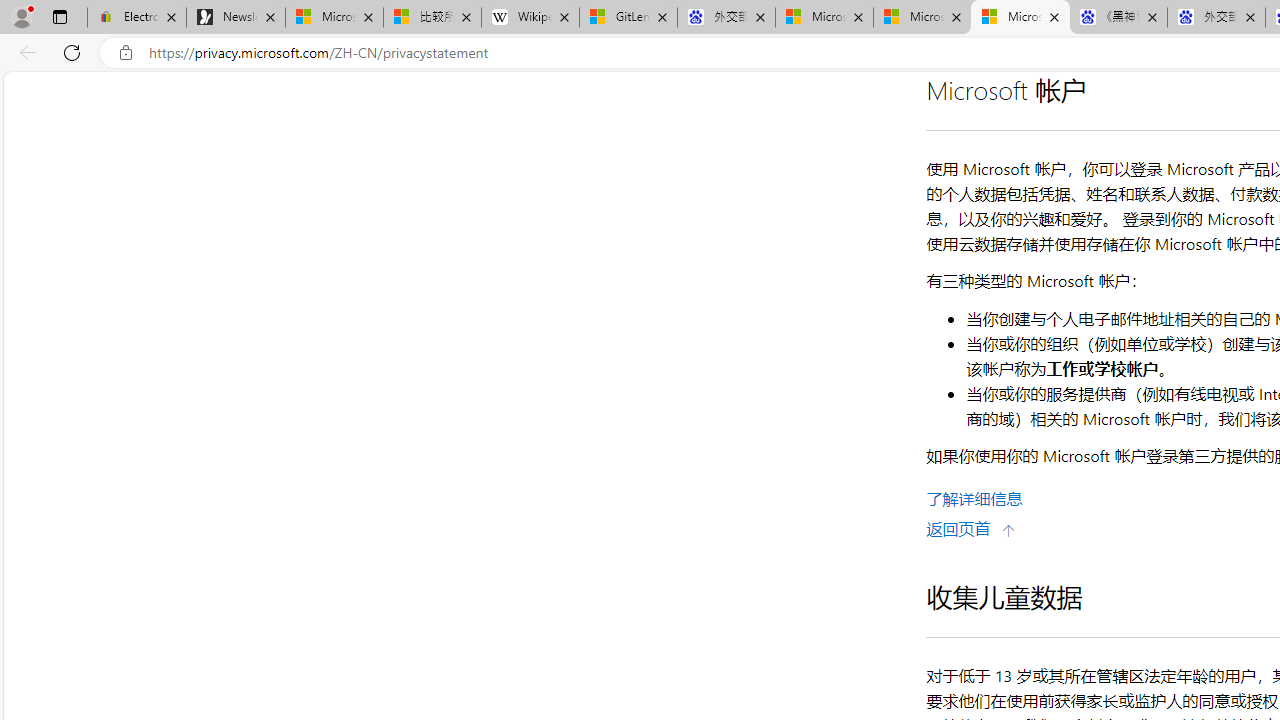 The height and width of the screenshot is (720, 1280). I want to click on 'Wikipedia', so click(530, 17).